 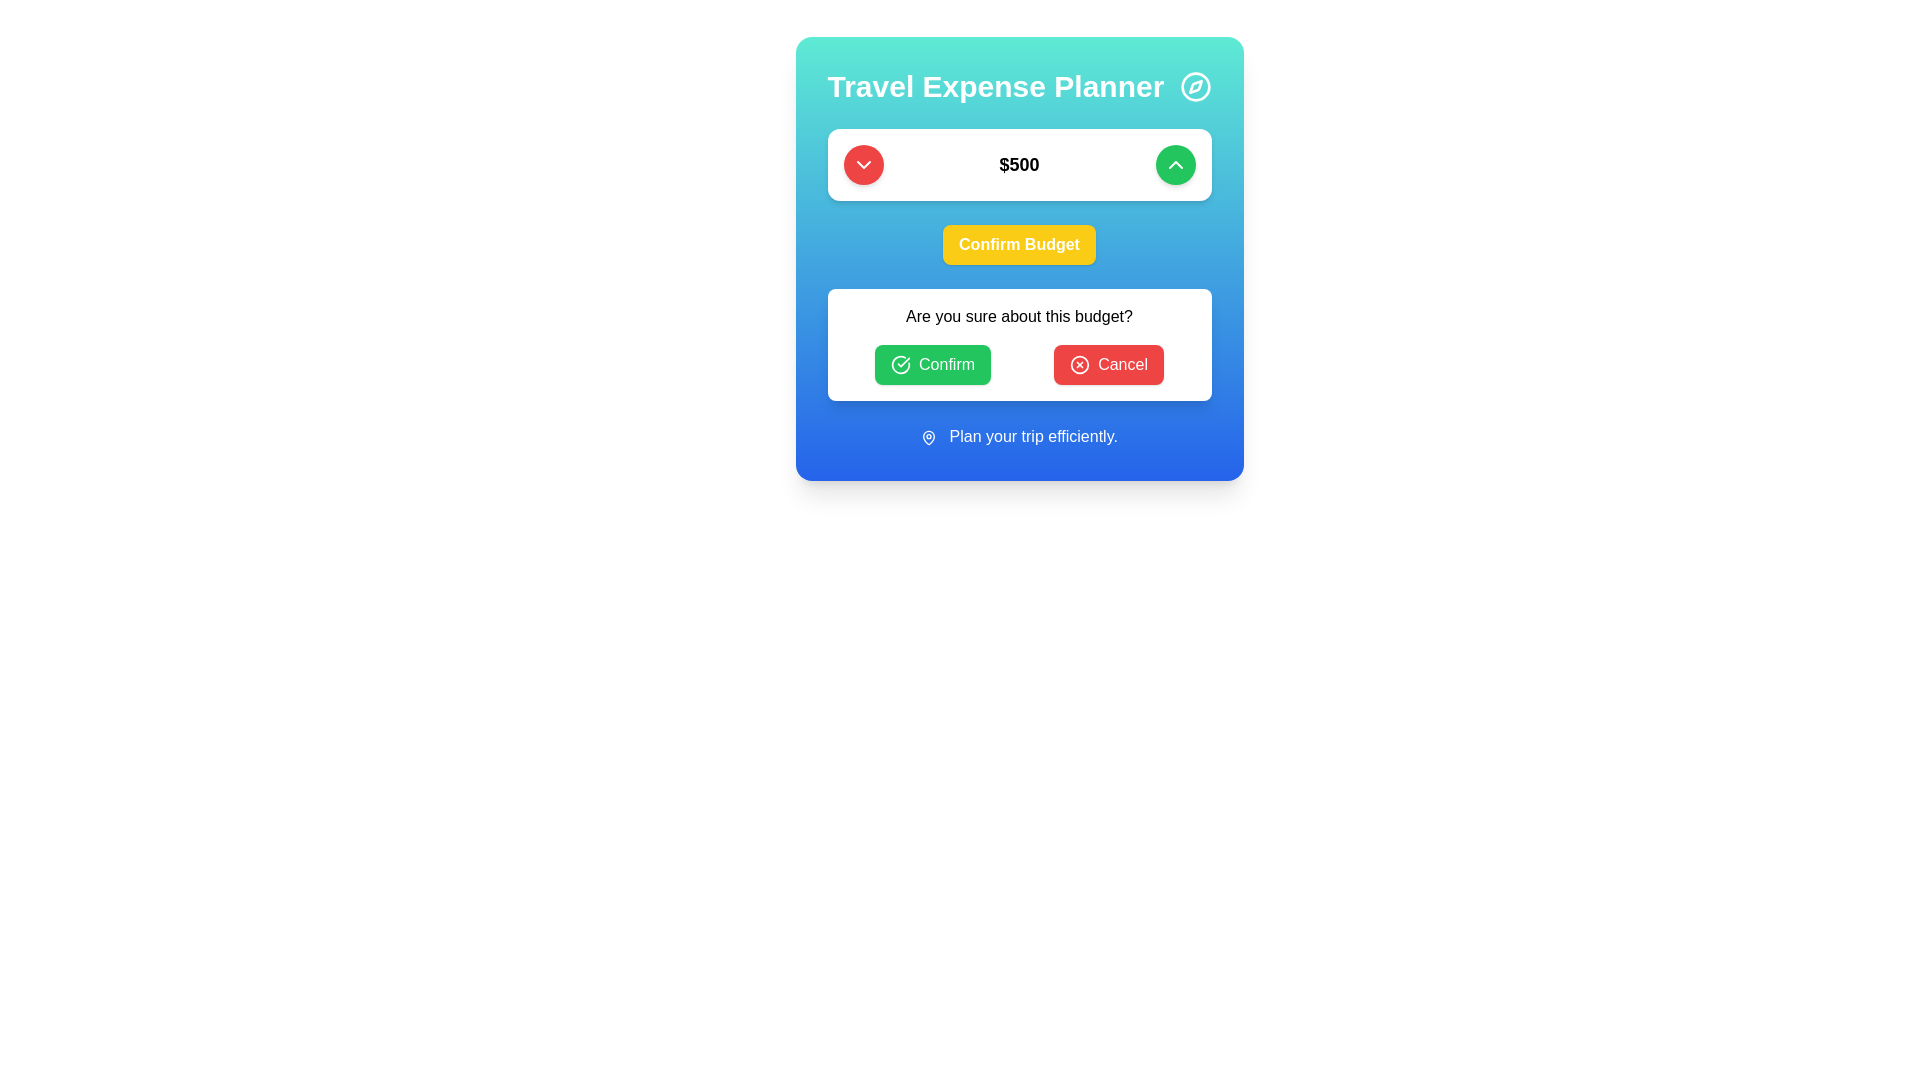 I want to click on the compass-shaped icon outlined in white, located in the top-right corner of the 'Travel Expense Planner' component, so click(x=1195, y=86).